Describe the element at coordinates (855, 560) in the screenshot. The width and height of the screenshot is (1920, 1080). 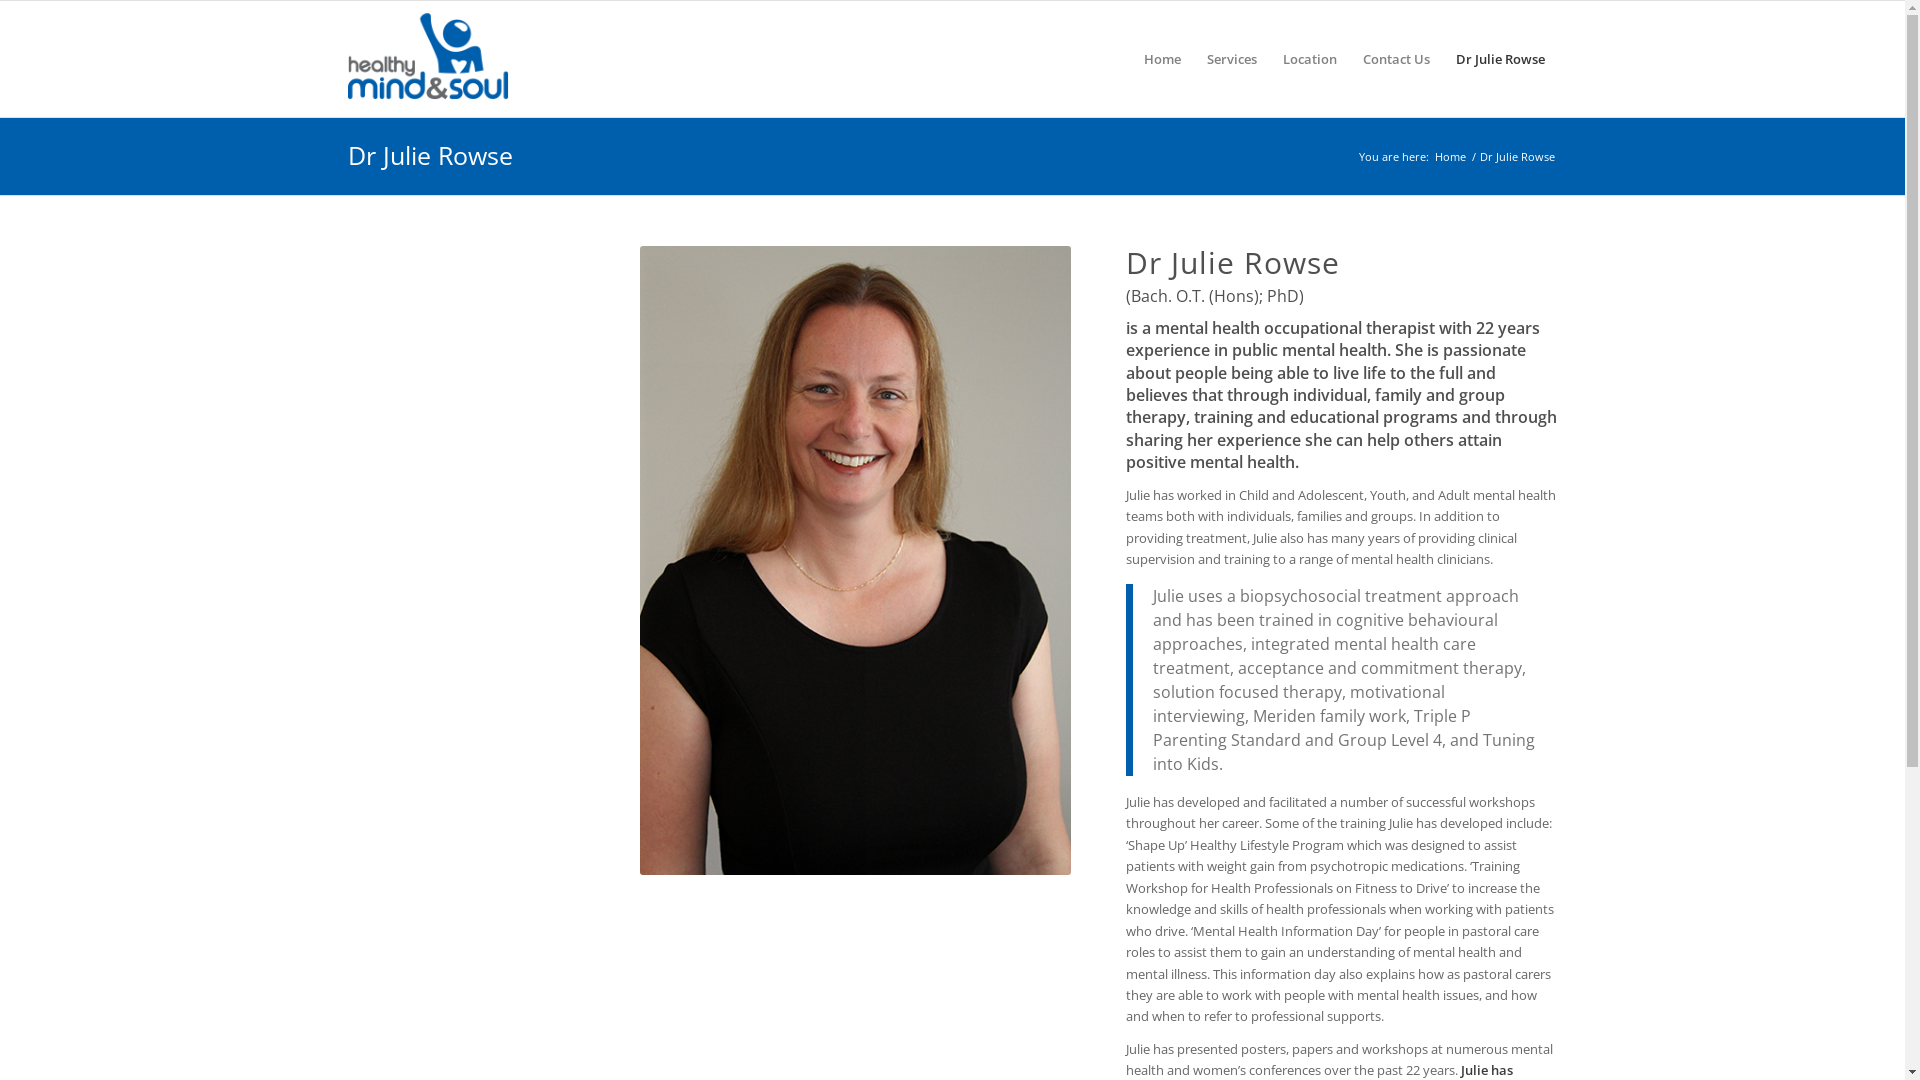
I see `'self2'` at that location.